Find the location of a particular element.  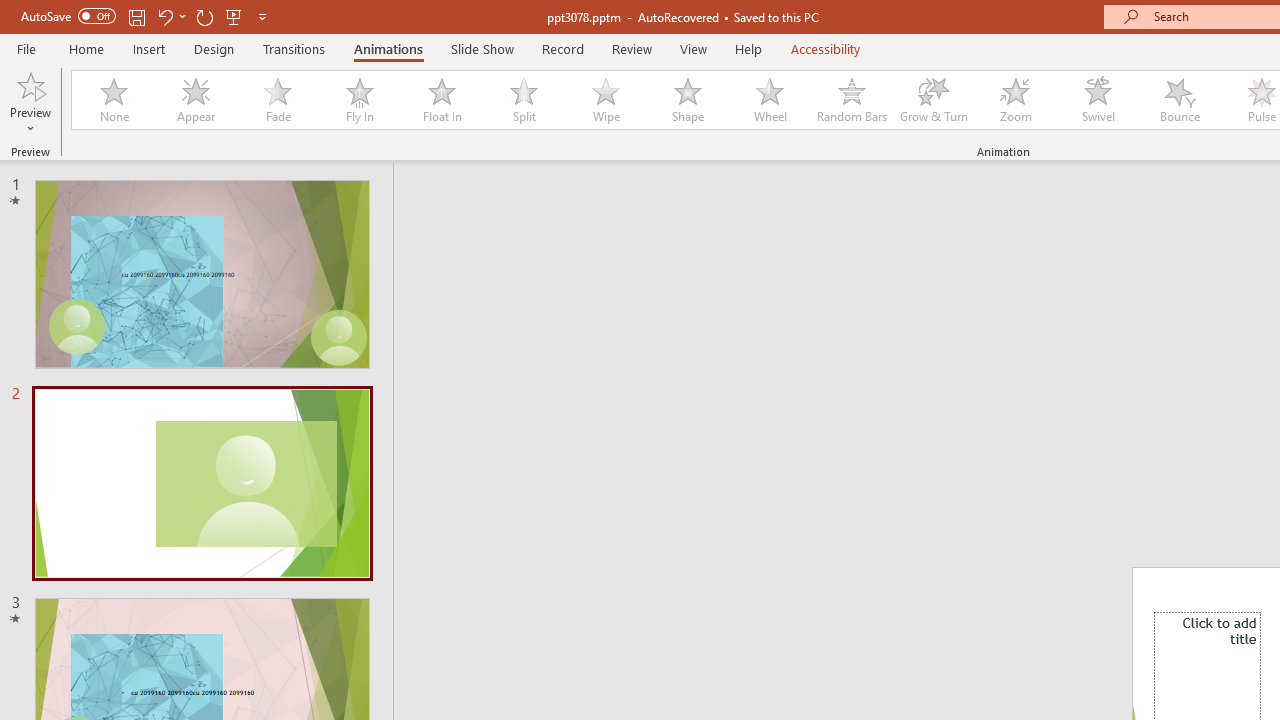

'Grow & Turn' is located at coordinates (933, 100).